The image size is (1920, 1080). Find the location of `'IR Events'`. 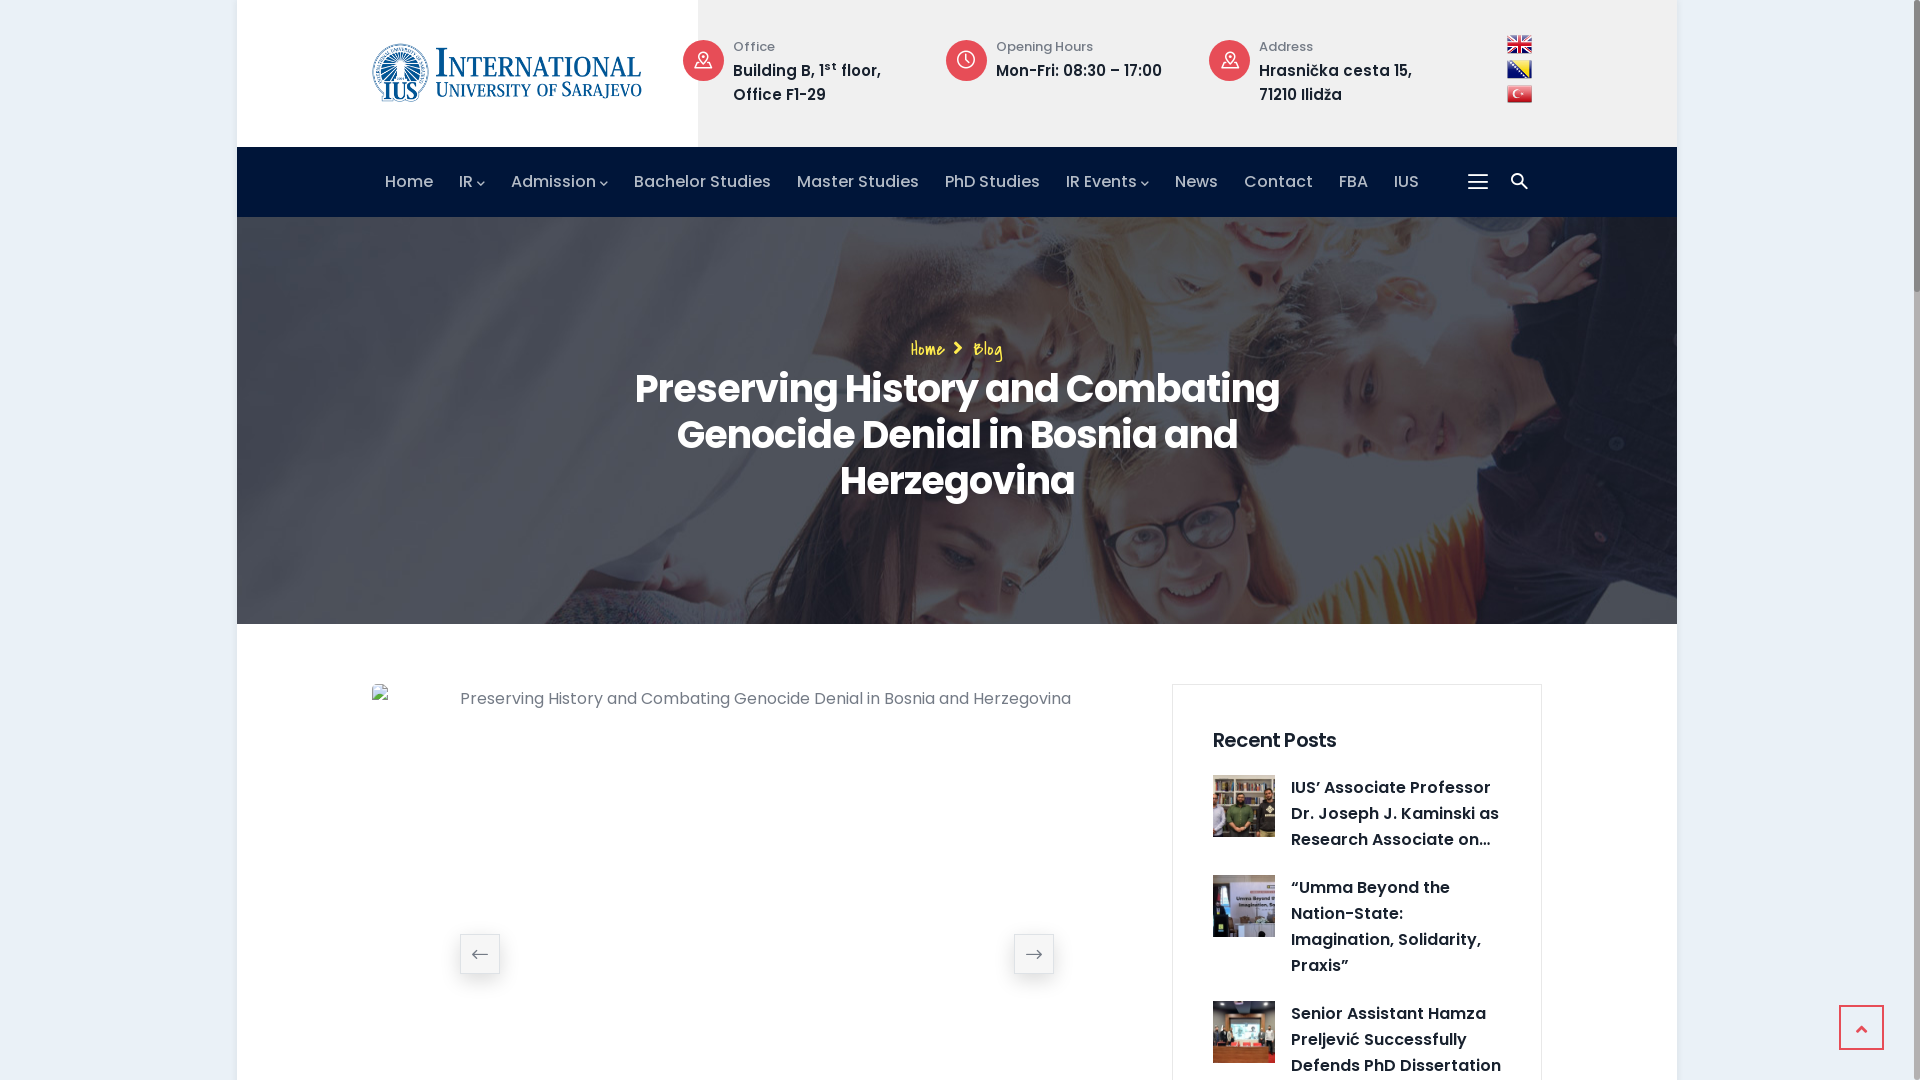

'IR Events' is located at coordinates (1106, 181).